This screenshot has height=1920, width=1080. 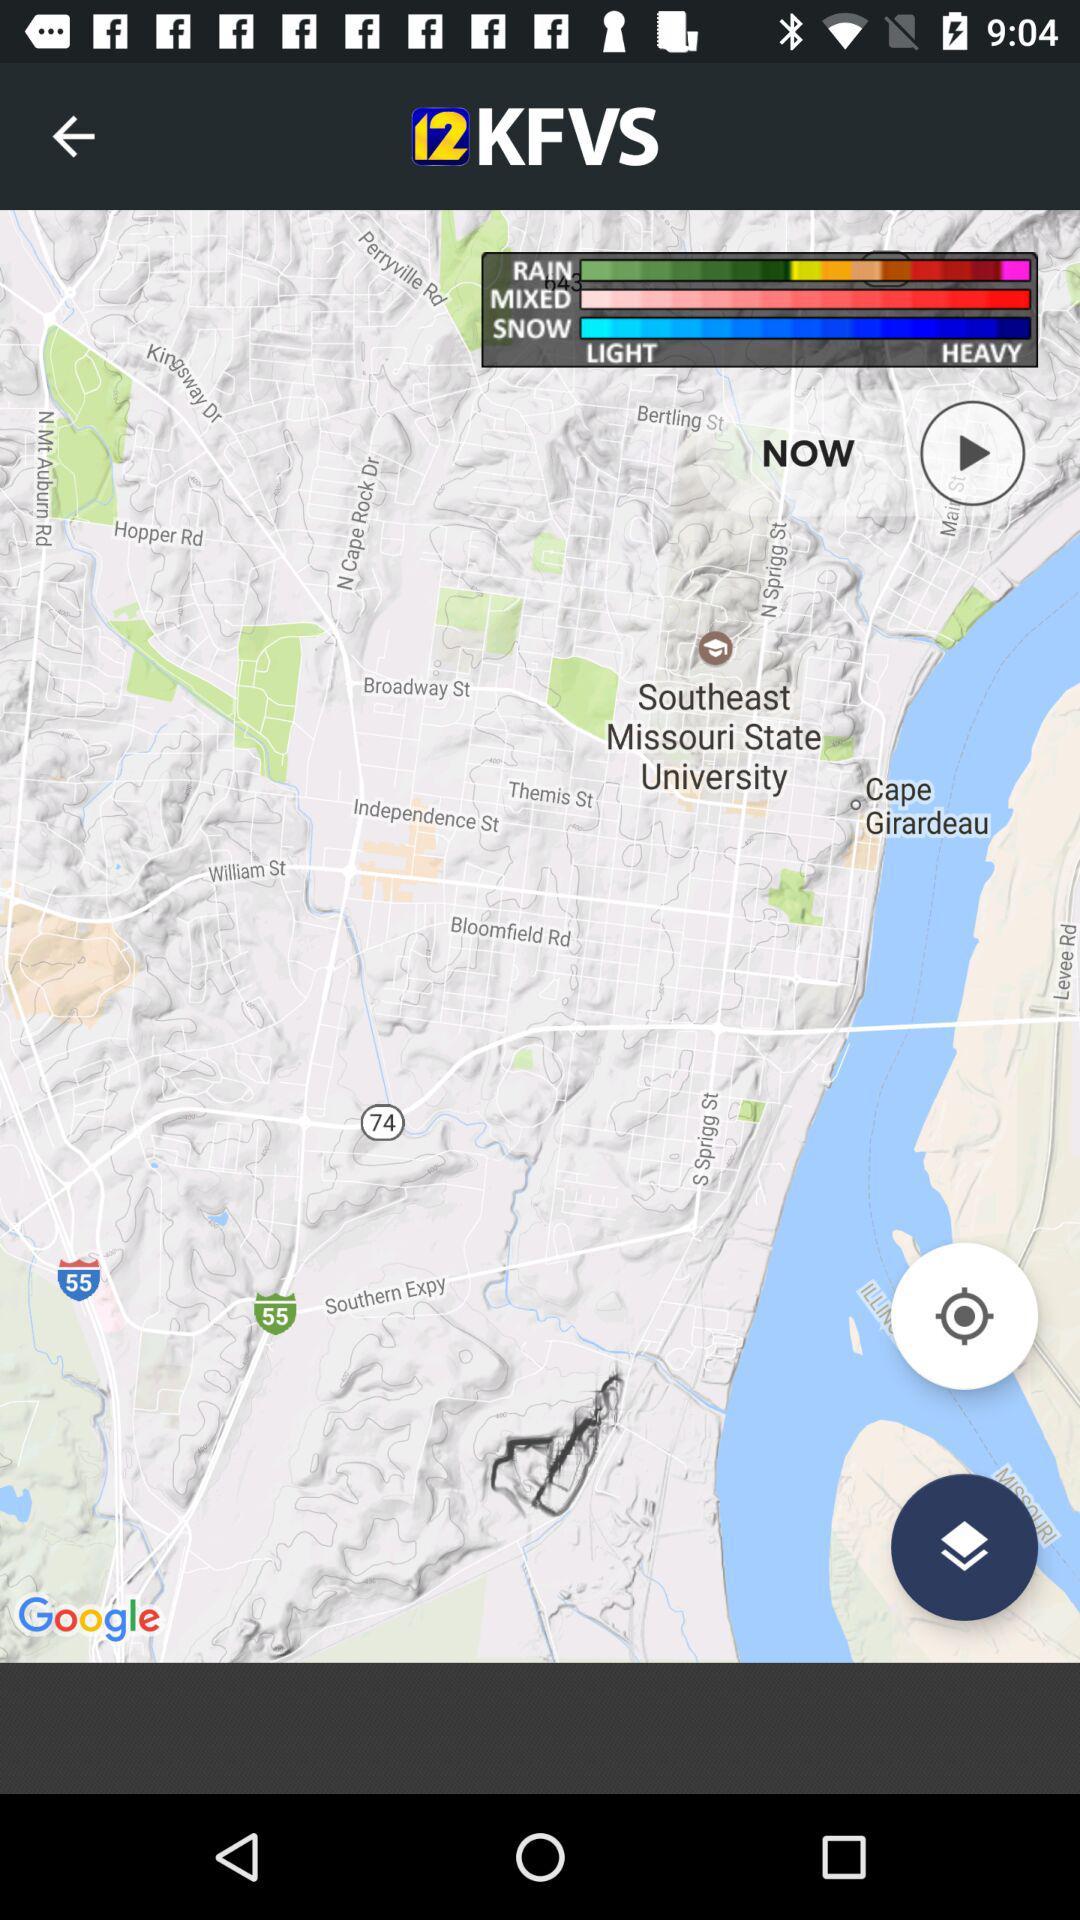 What do you see at coordinates (963, 1316) in the screenshot?
I see `find current location` at bounding box center [963, 1316].